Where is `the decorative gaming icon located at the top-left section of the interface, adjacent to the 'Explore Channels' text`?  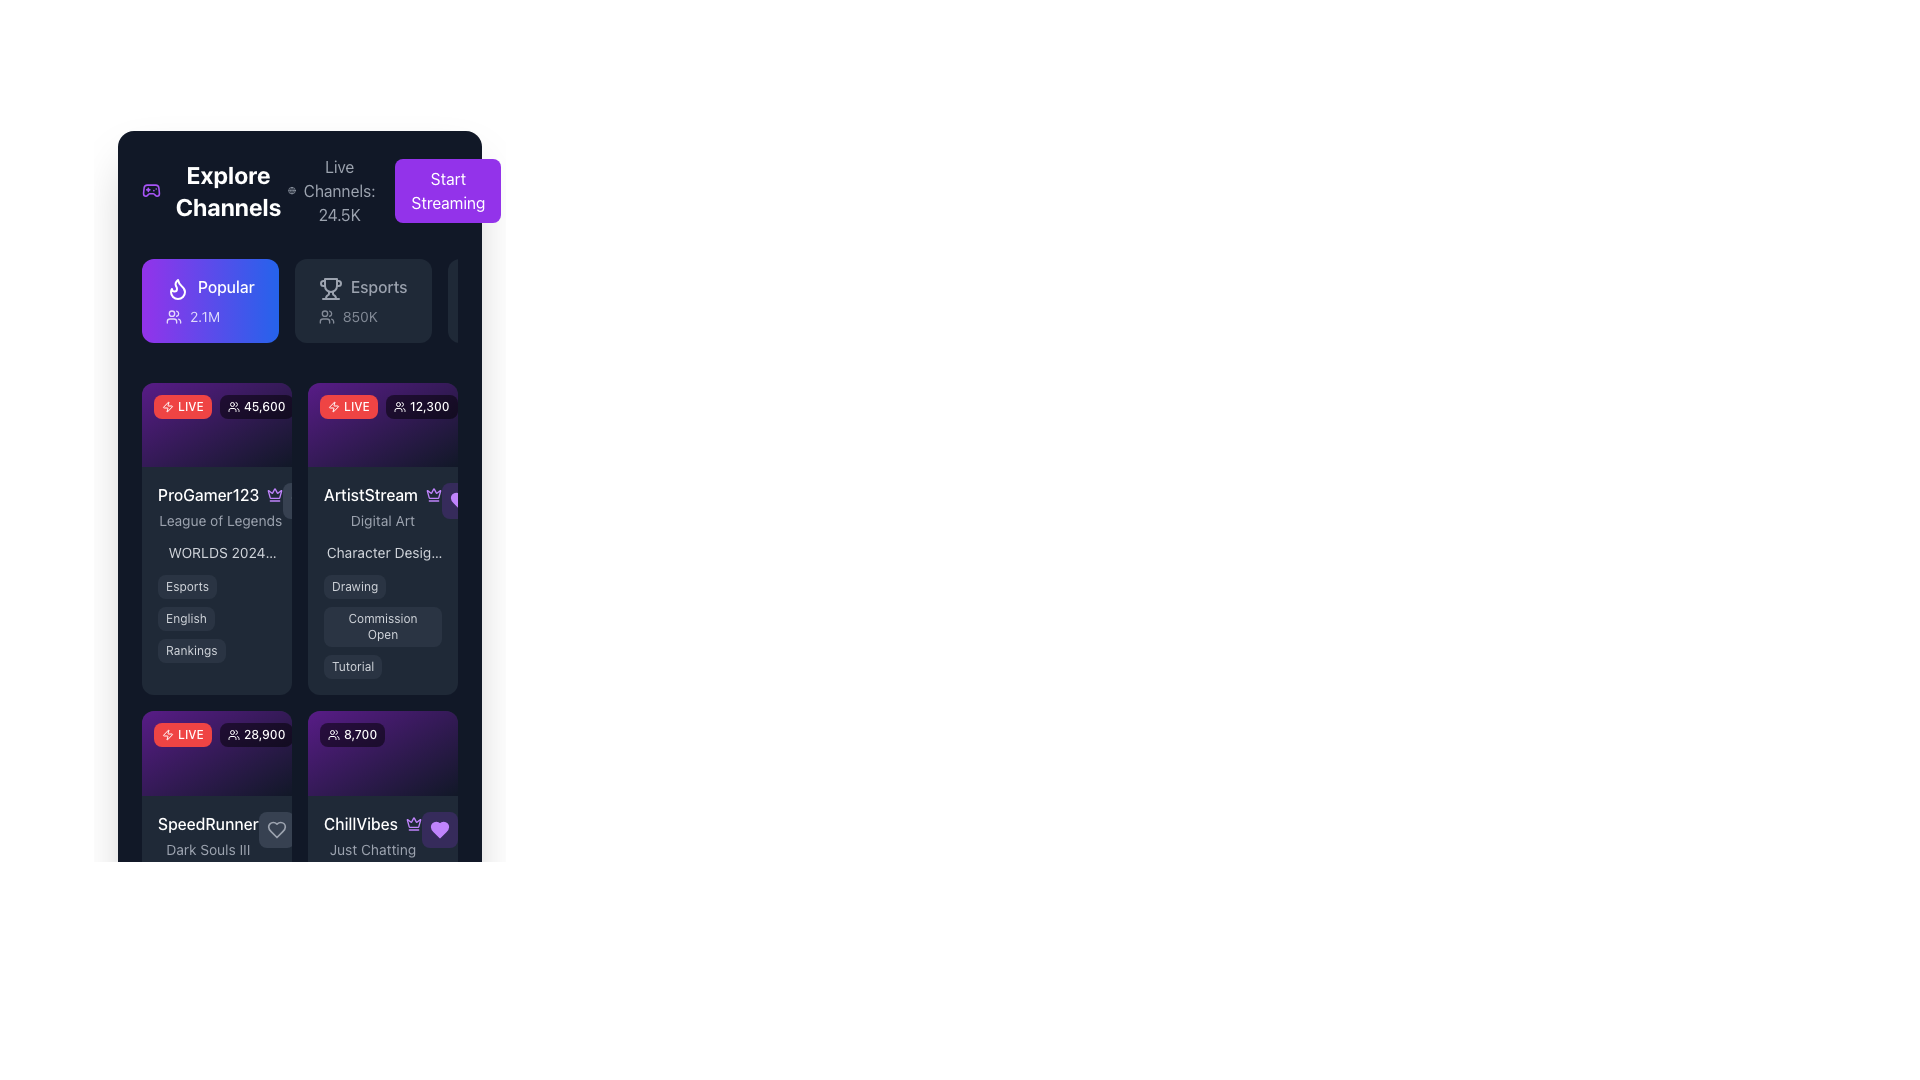
the decorative gaming icon located at the top-left section of the interface, adjacent to the 'Explore Channels' text is located at coordinates (150, 191).